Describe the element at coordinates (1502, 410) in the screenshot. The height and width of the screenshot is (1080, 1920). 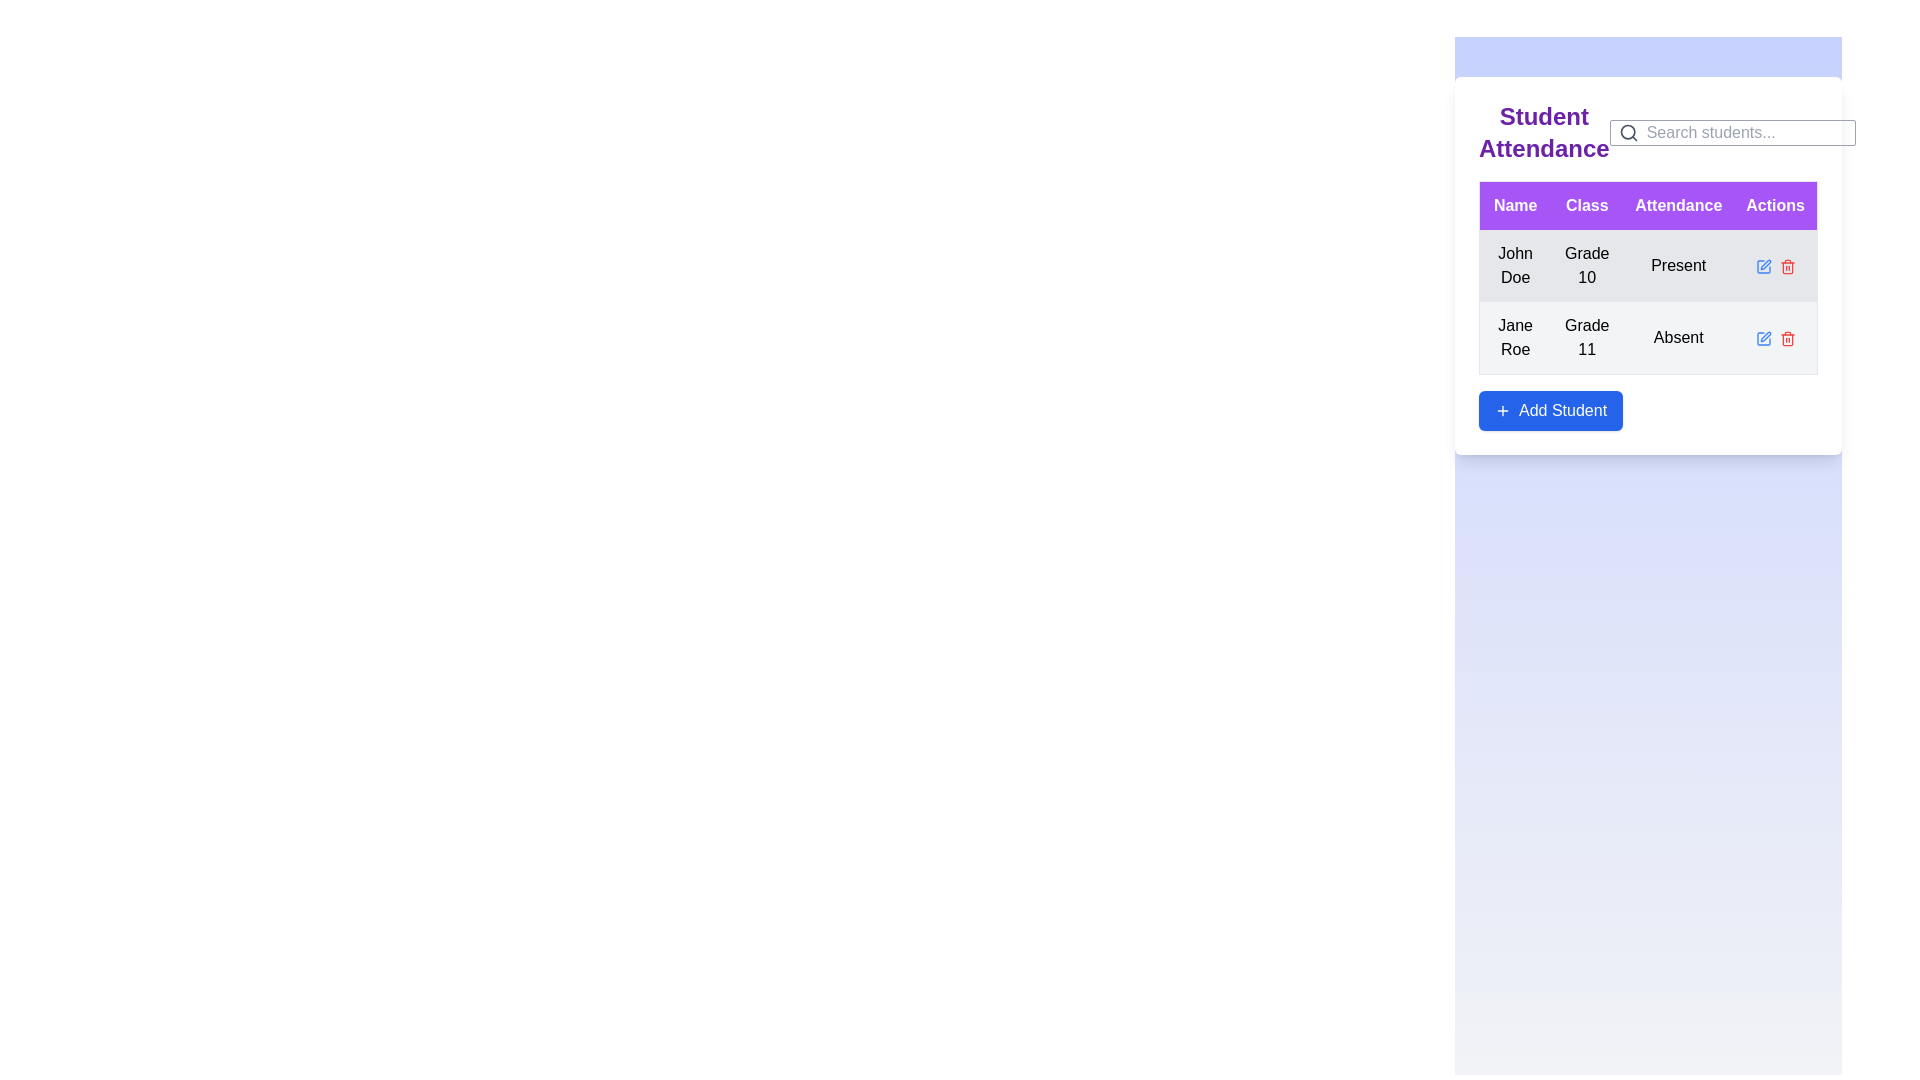
I see `the plus sign icon inside the 'Add Student' button` at that location.